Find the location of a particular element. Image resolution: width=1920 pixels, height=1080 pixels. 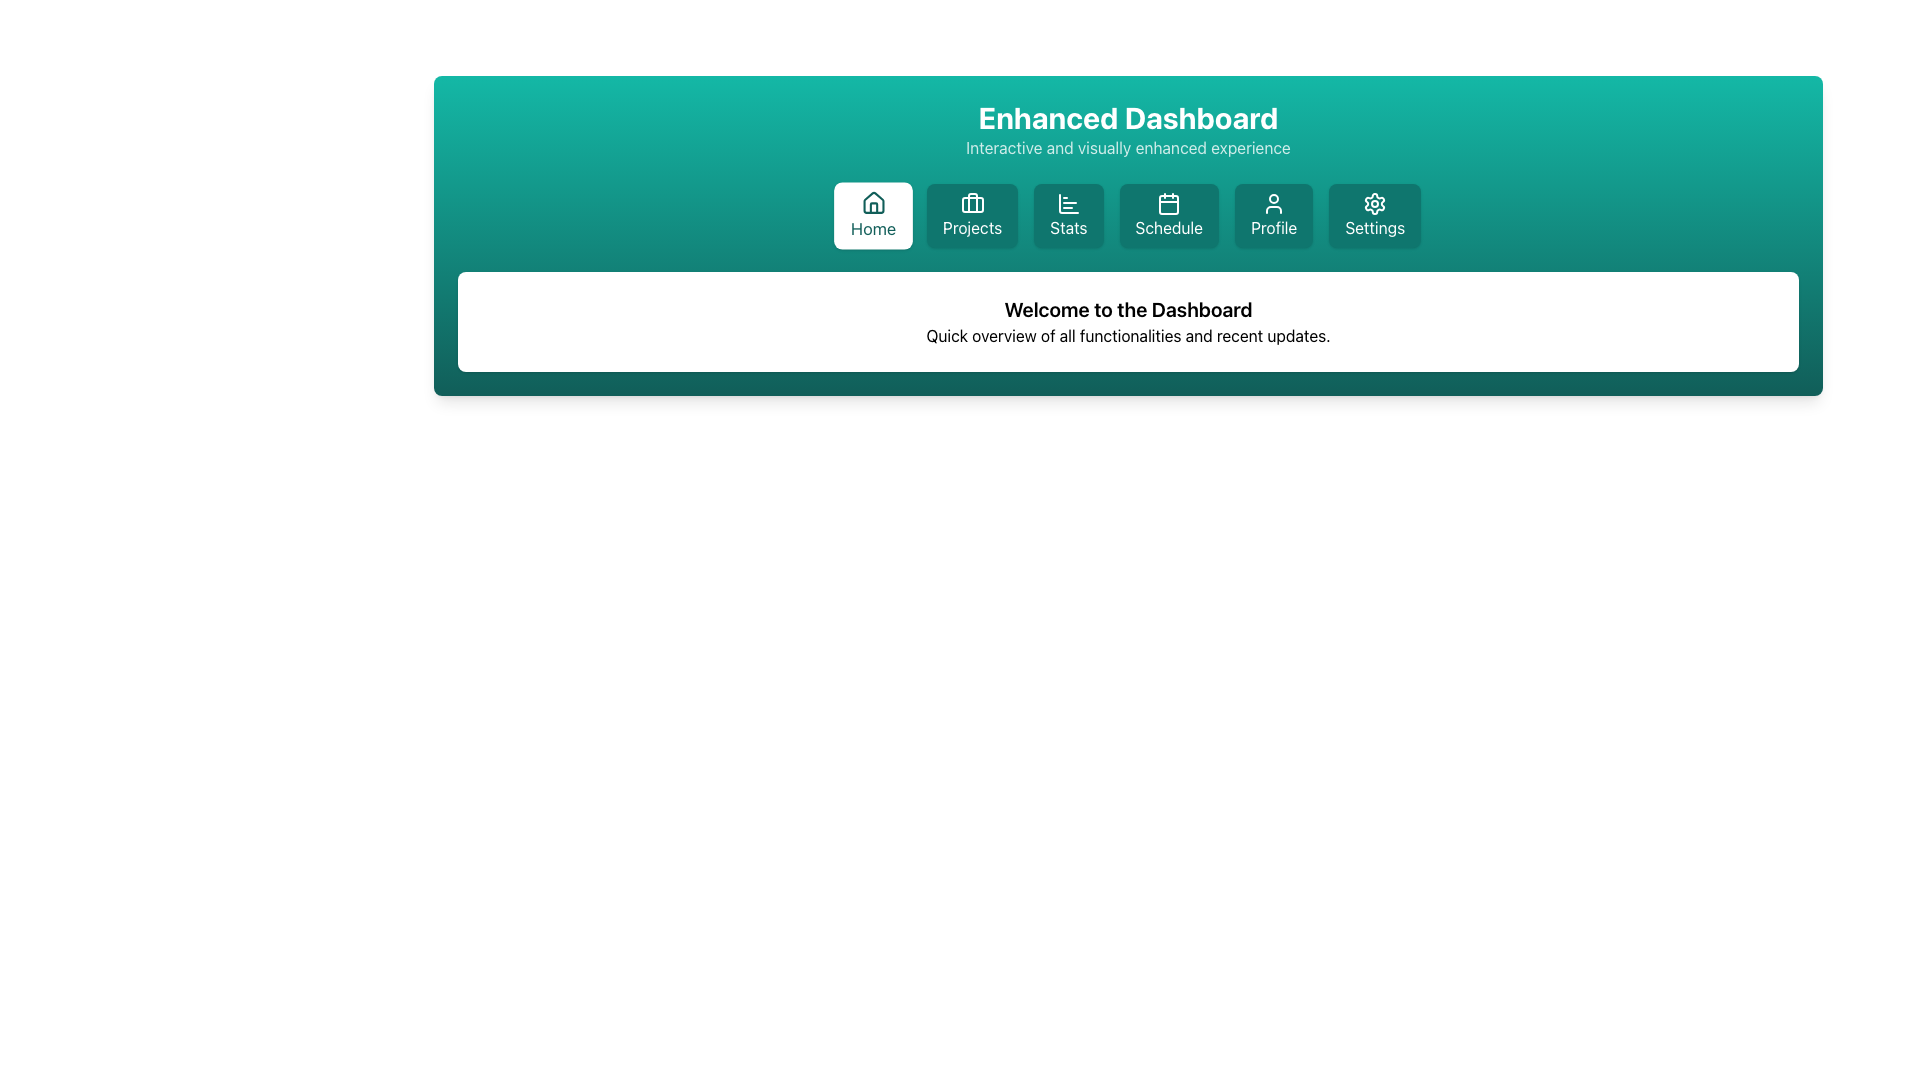

text element containing the phrase 'Quick overview of all functionalities and recent updates.' which is positioned below the 'Welcome to the Dashboard' header is located at coordinates (1128, 334).